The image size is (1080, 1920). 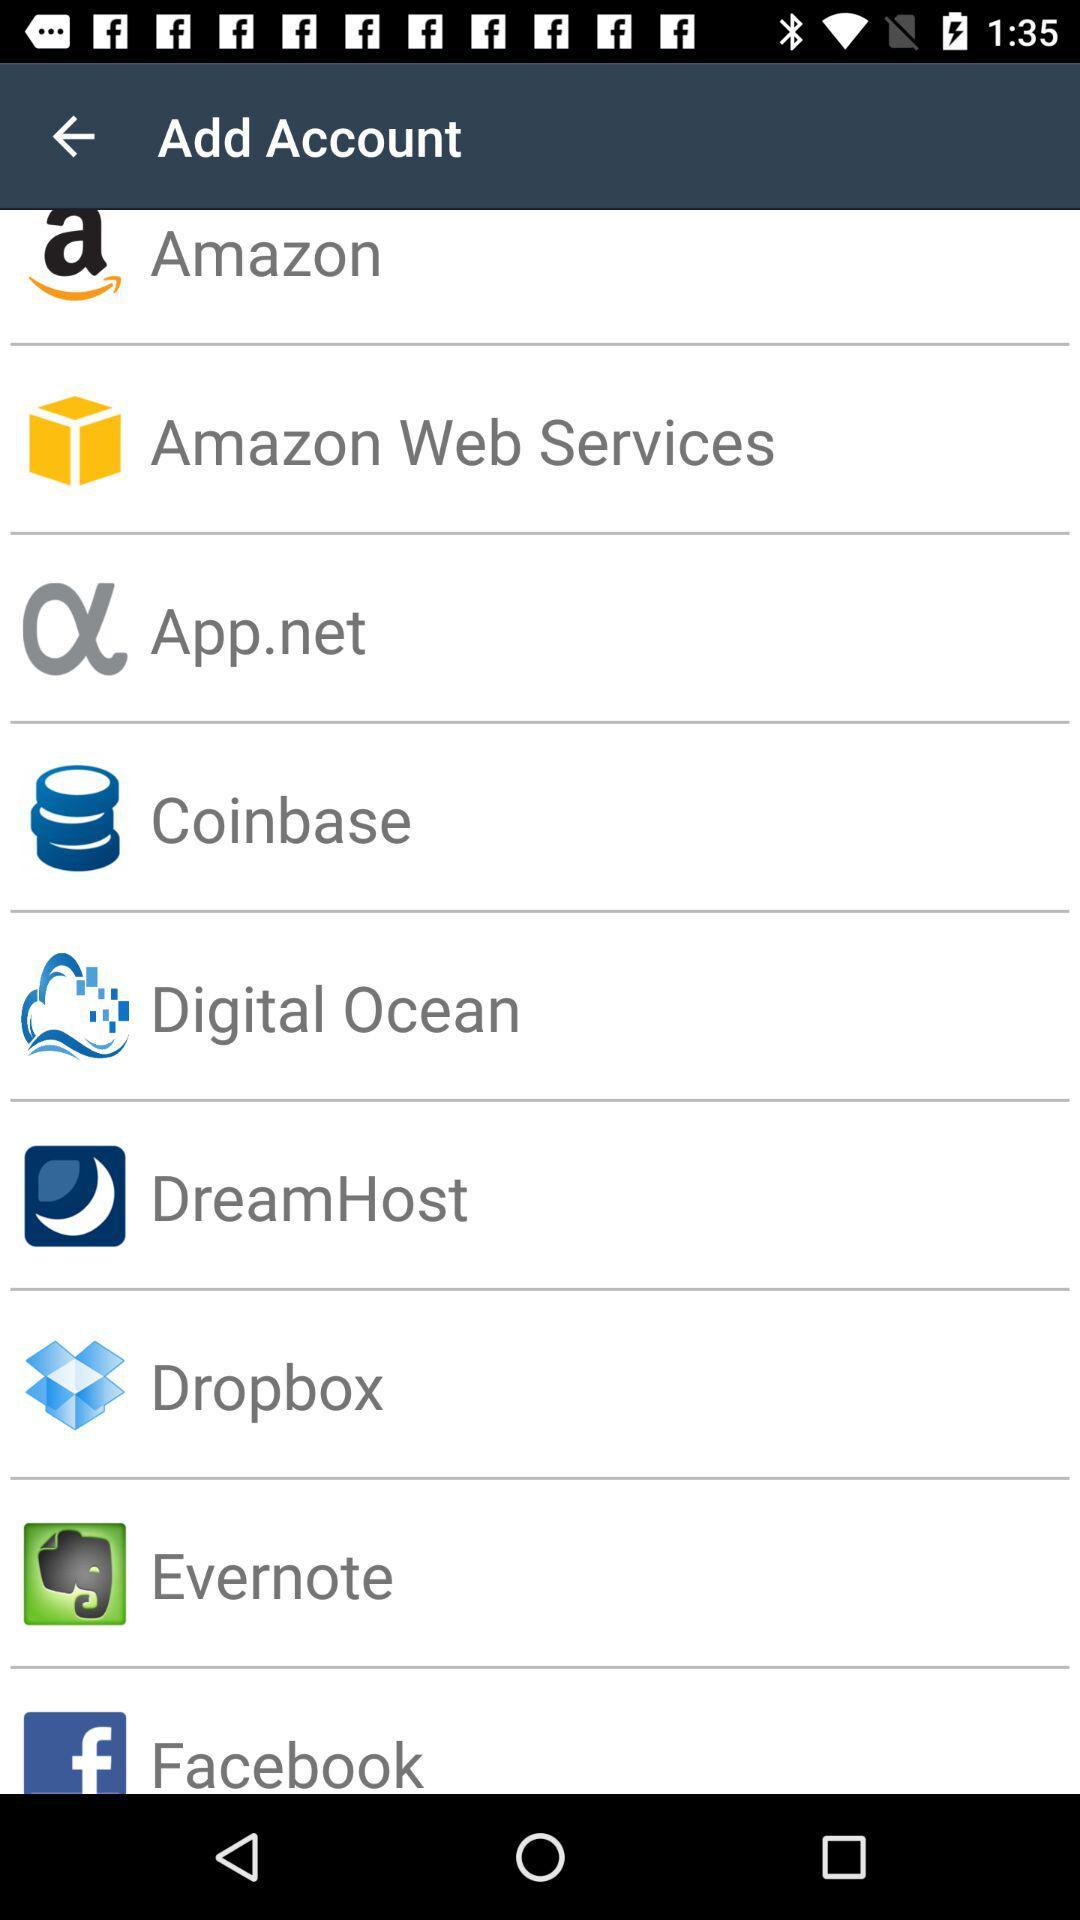 What do you see at coordinates (613, 1196) in the screenshot?
I see `the icon below digital ocean item` at bounding box center [613, 1196].